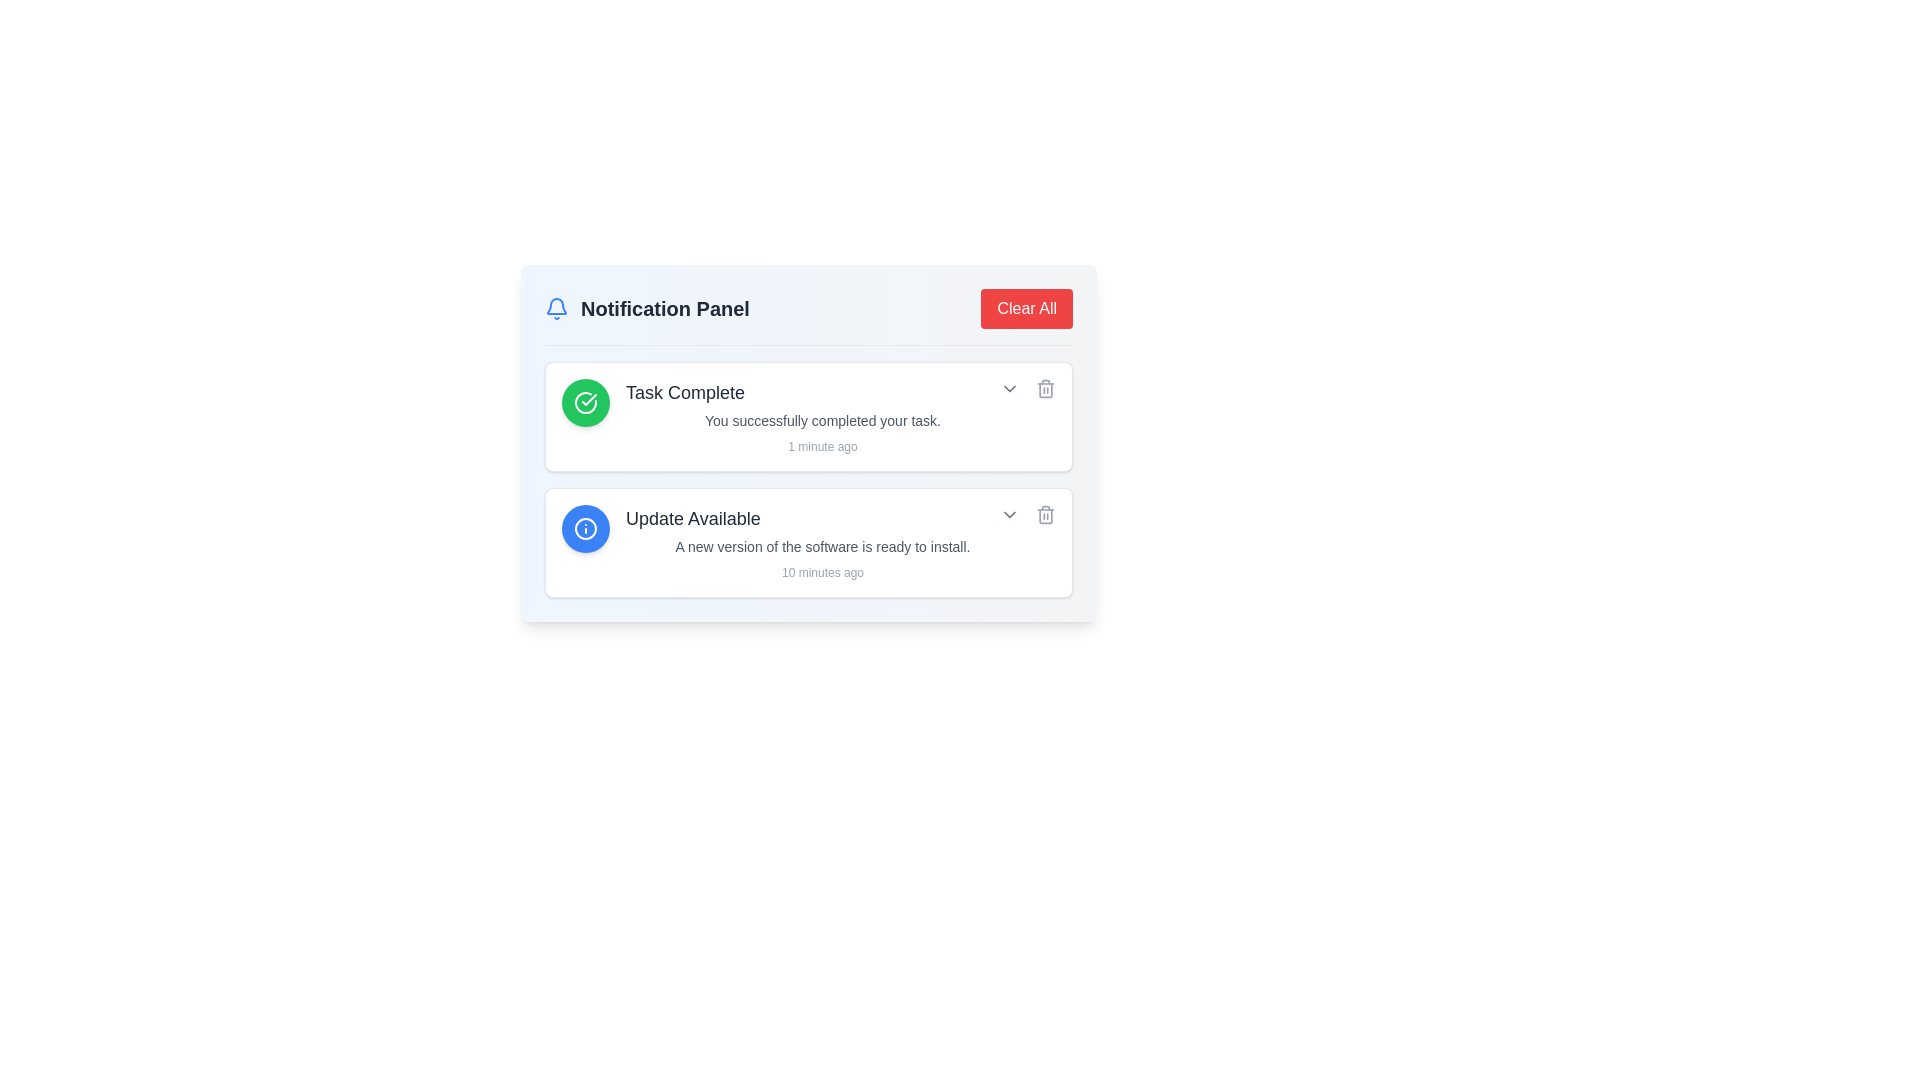 This screenshot has width=1920, height=1080. Describe the element at coordinates (693, 518) in the screenshot. I see `the text element displaying 'Update Available' which is prominently located within a notification card` at that location.